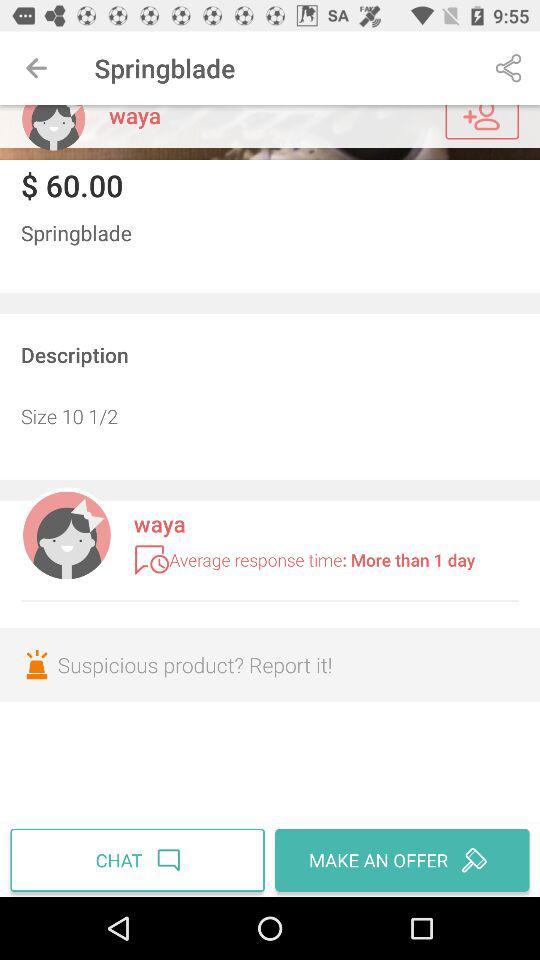 The height and width of the screenshot is (960, 540). Describe the element at coordinates (270, 664) in the screenshot. I see `suspicious product report item` at that location.